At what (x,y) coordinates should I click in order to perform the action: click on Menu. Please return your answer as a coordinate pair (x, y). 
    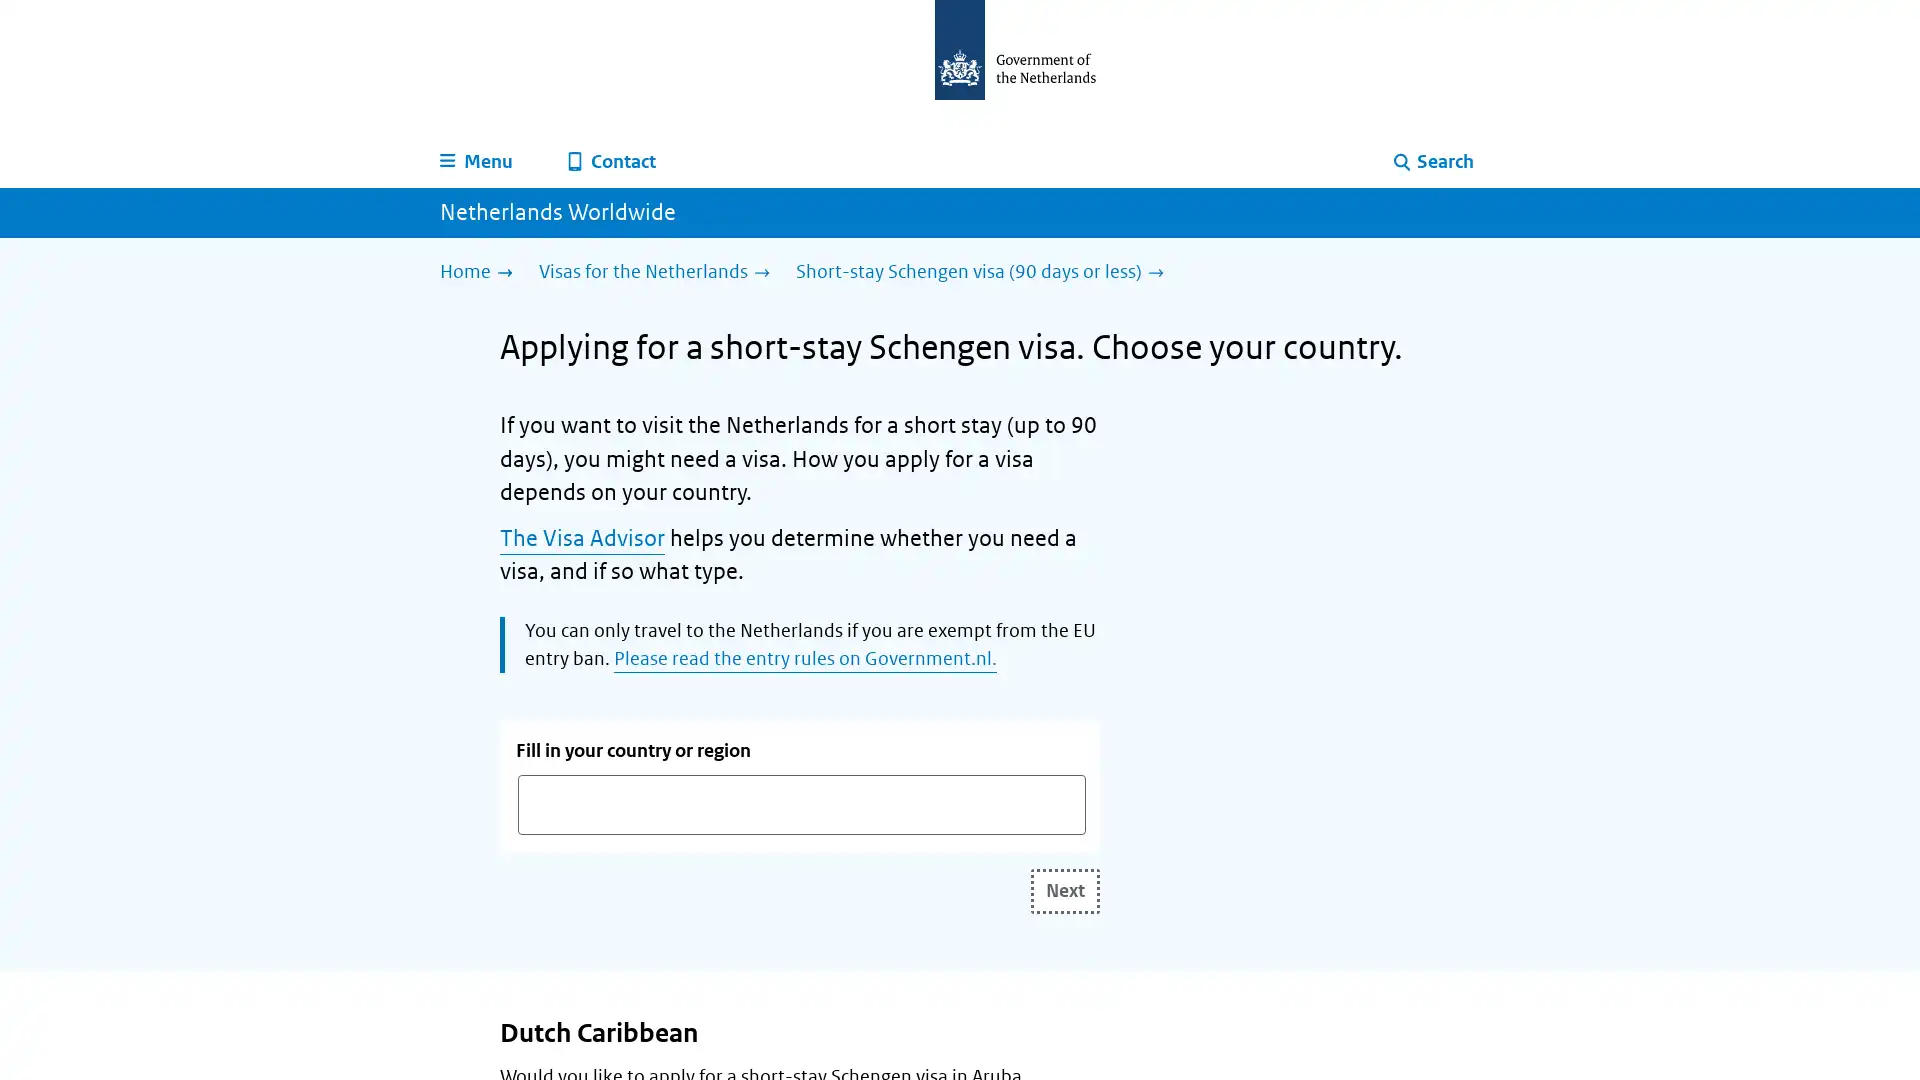
    Looking at the image, I should click on (476, 161).